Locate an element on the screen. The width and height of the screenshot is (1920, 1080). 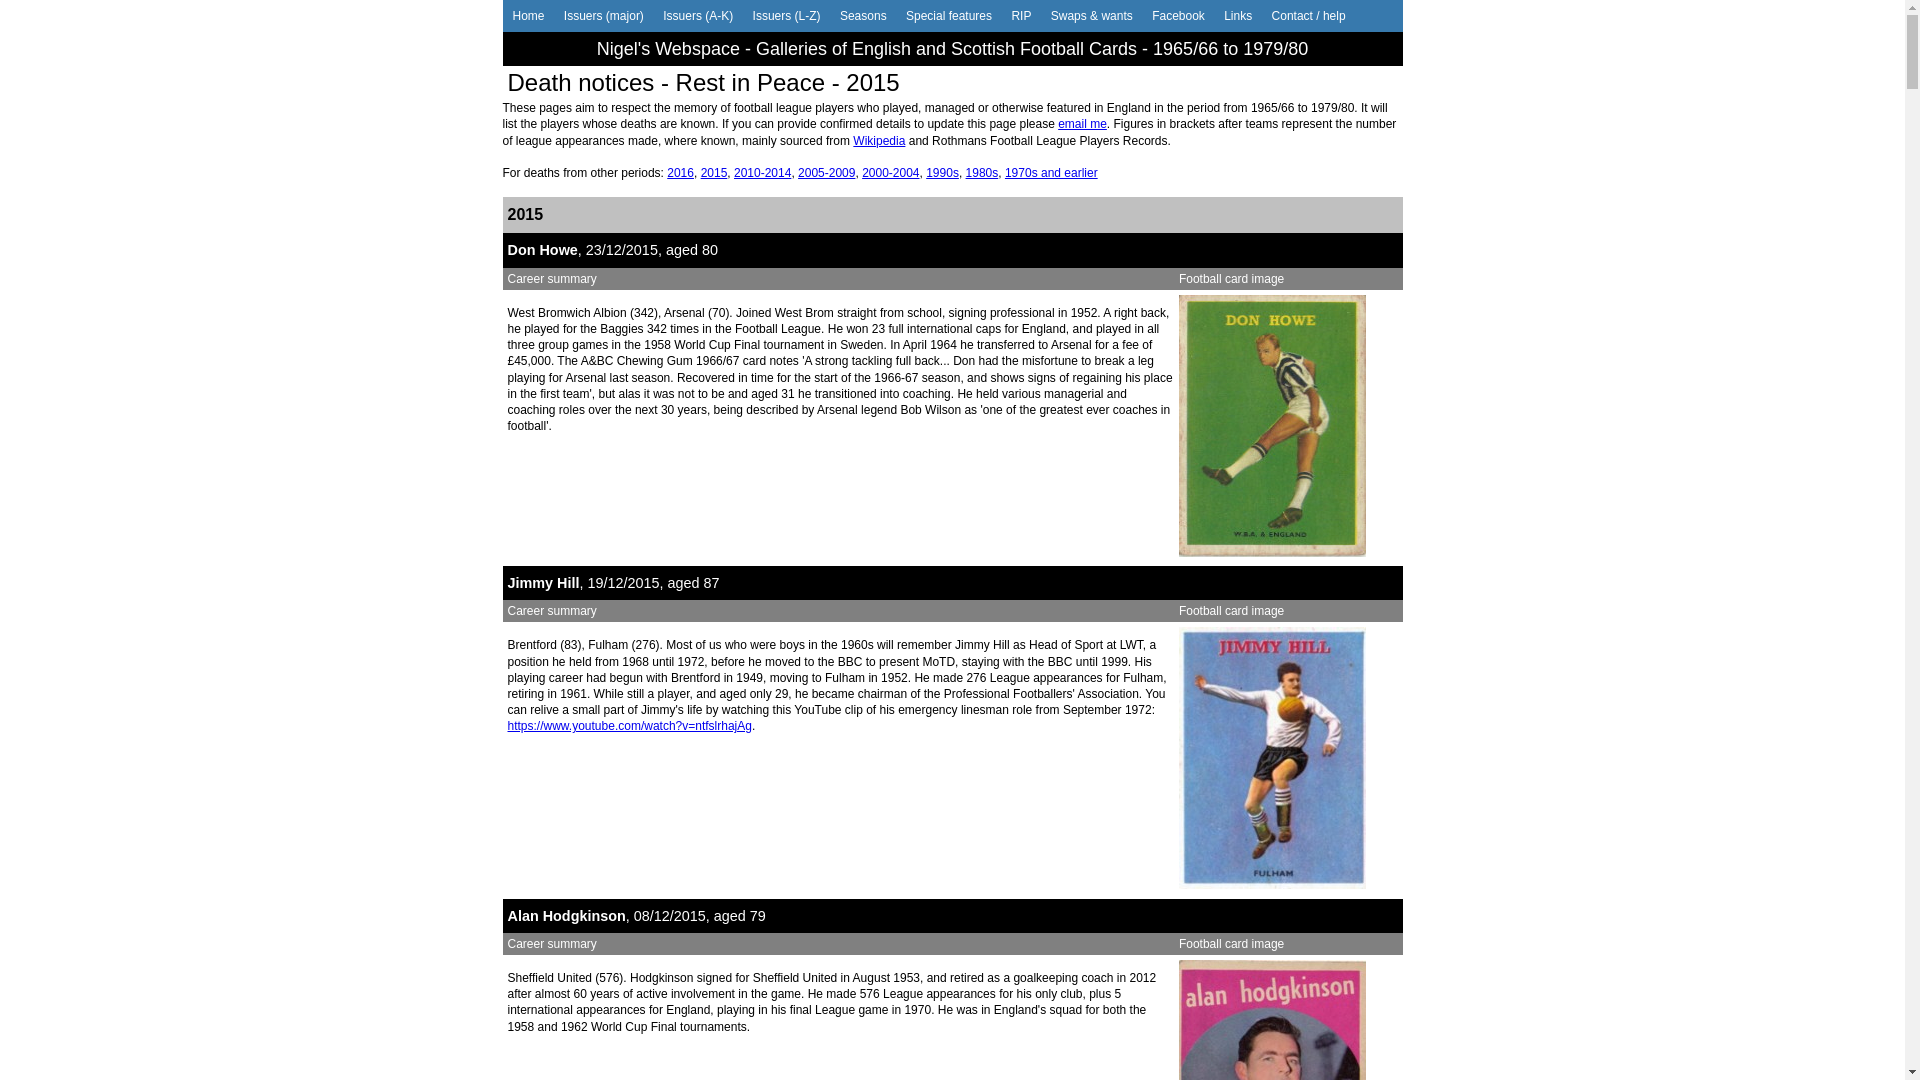
'Contact / help' is located at coordinates (1309, 15).